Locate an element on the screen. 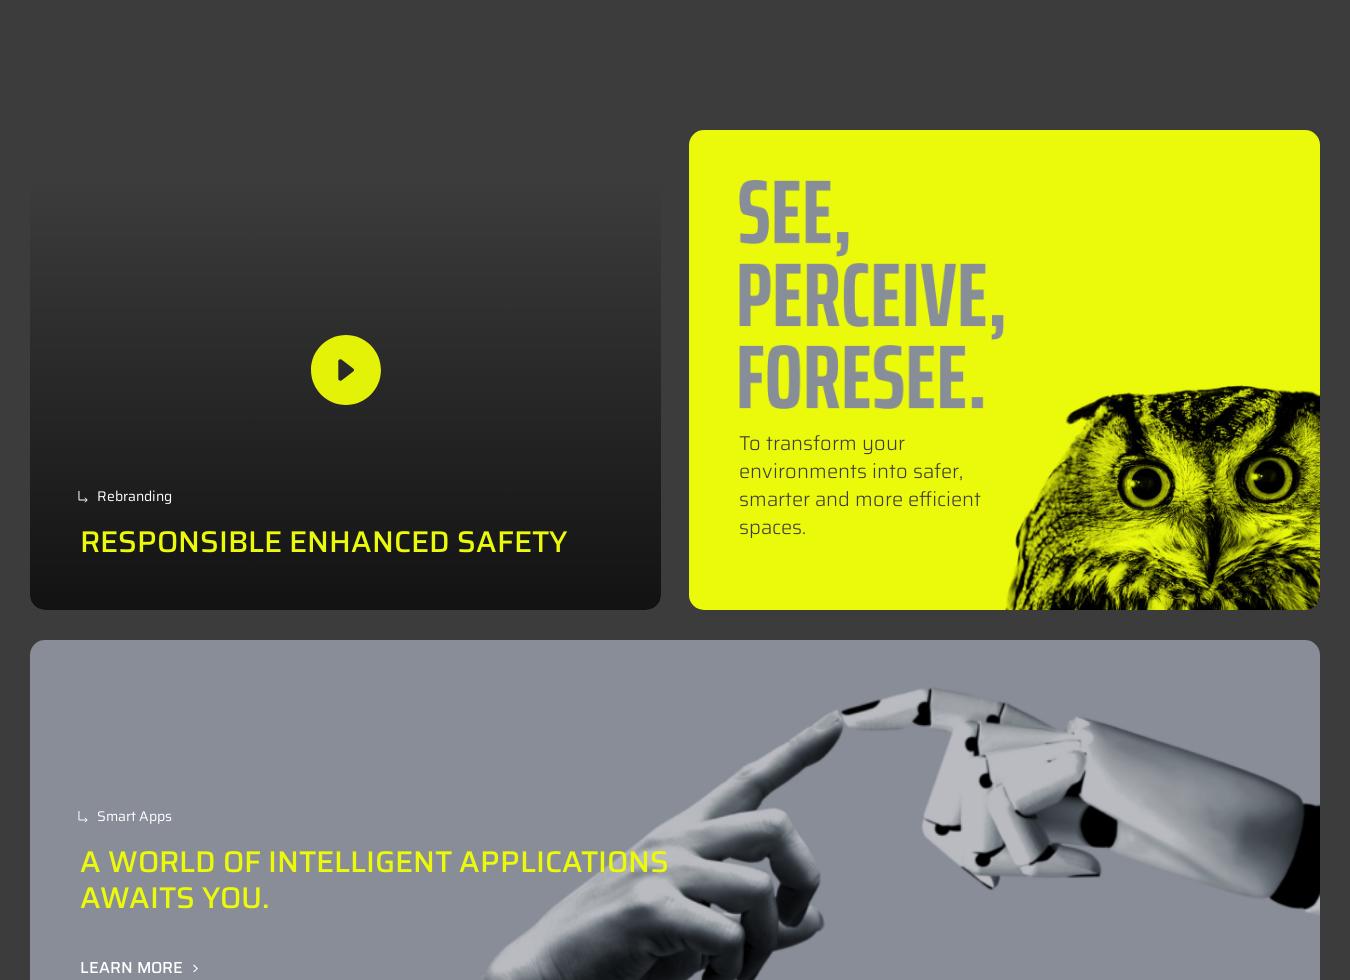  'CONTACT US' is located at coordinates (1189, 49).